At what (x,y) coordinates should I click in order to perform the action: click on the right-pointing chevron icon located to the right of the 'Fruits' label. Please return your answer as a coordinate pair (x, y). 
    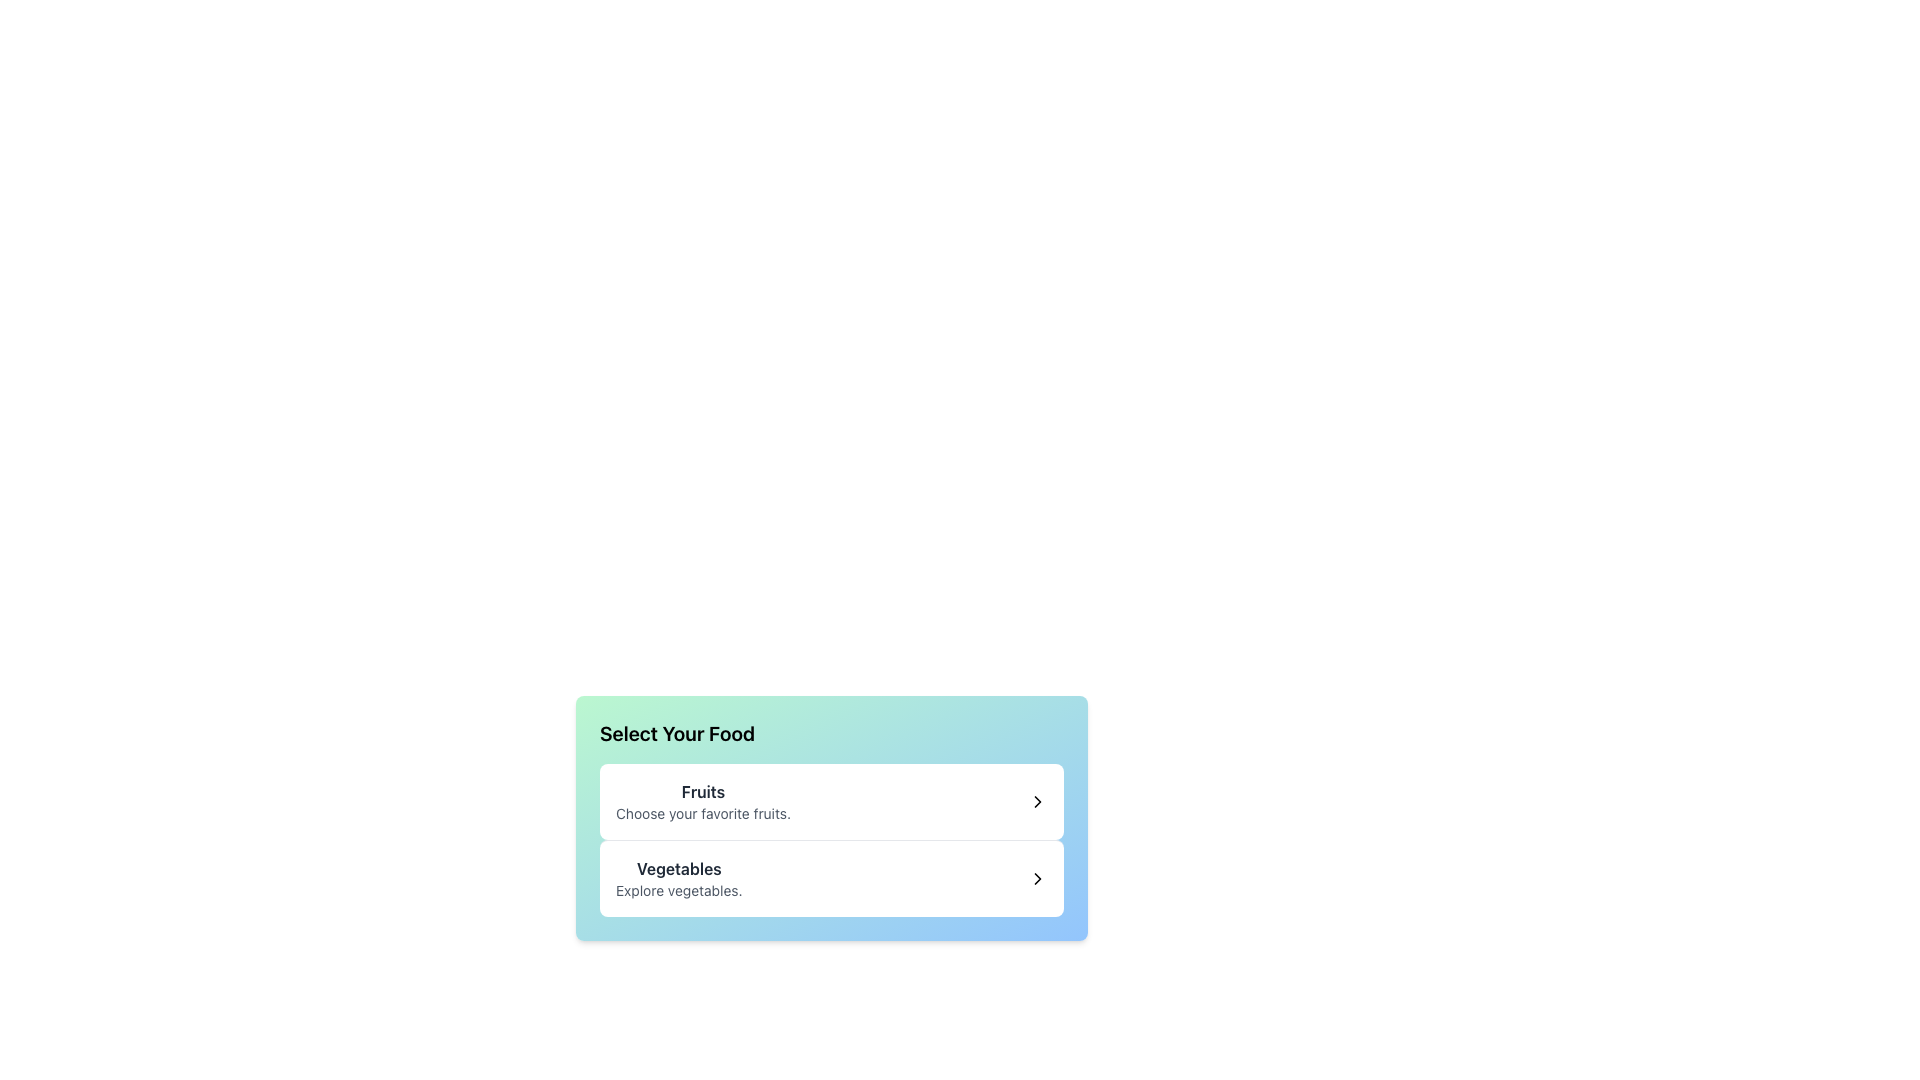
    Looking at the image, I should click on (1037, 801).